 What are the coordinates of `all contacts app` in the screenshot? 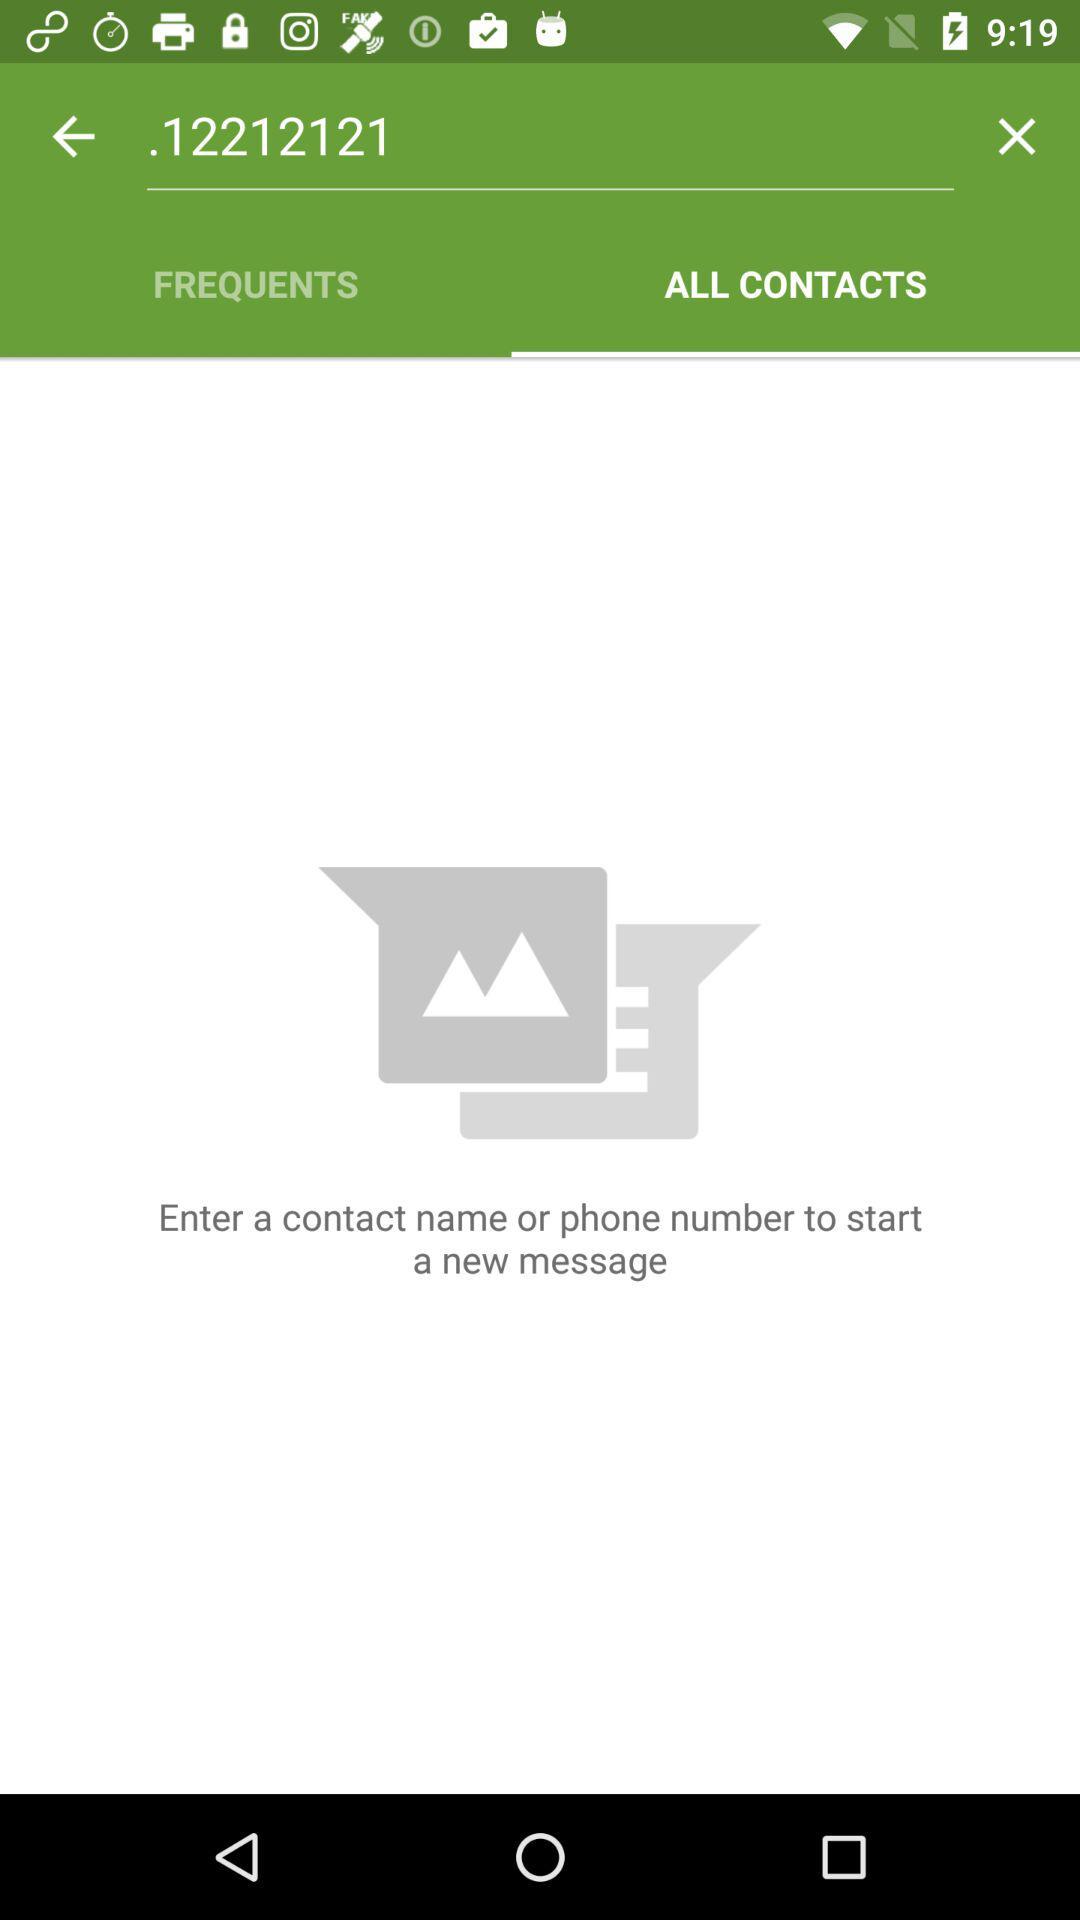 It's located at (794, 282).